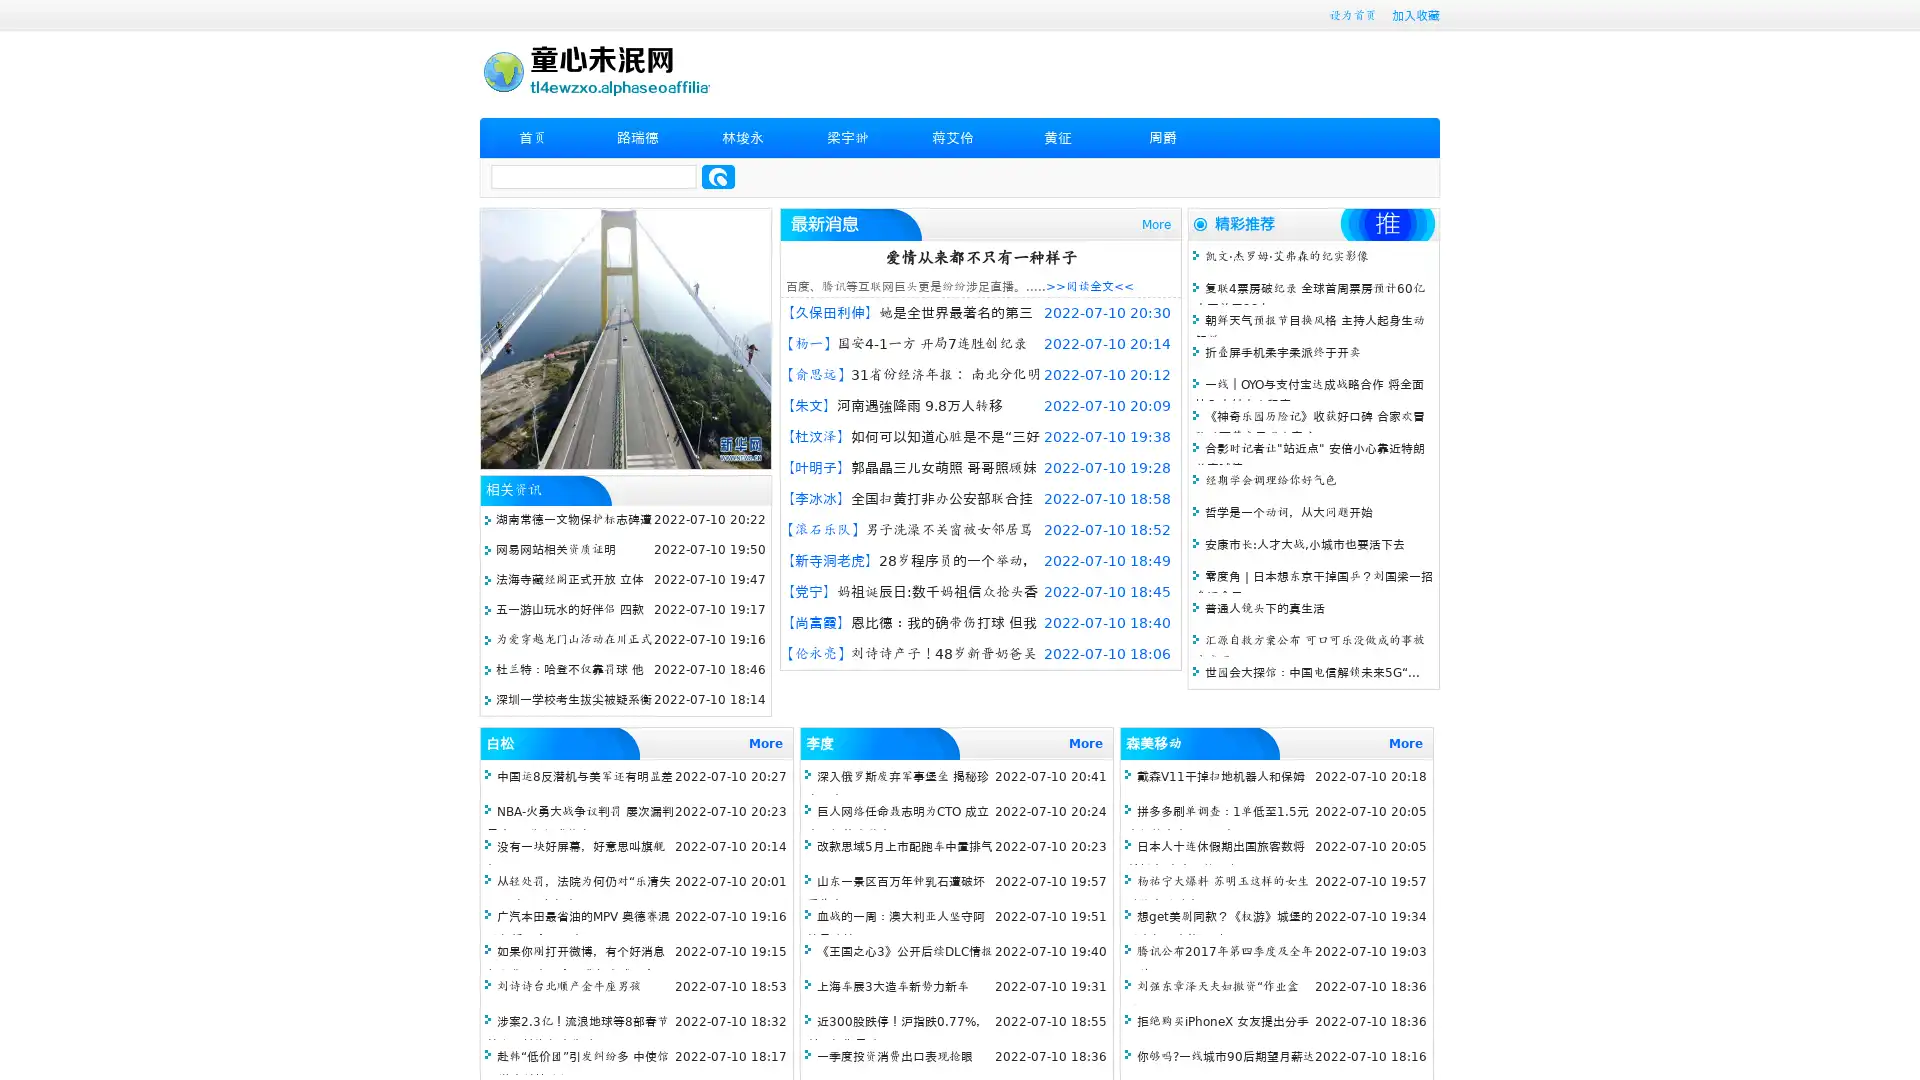  Describe the element at coordinates (718, 176) in the screenshot. I see `Search` at that location.